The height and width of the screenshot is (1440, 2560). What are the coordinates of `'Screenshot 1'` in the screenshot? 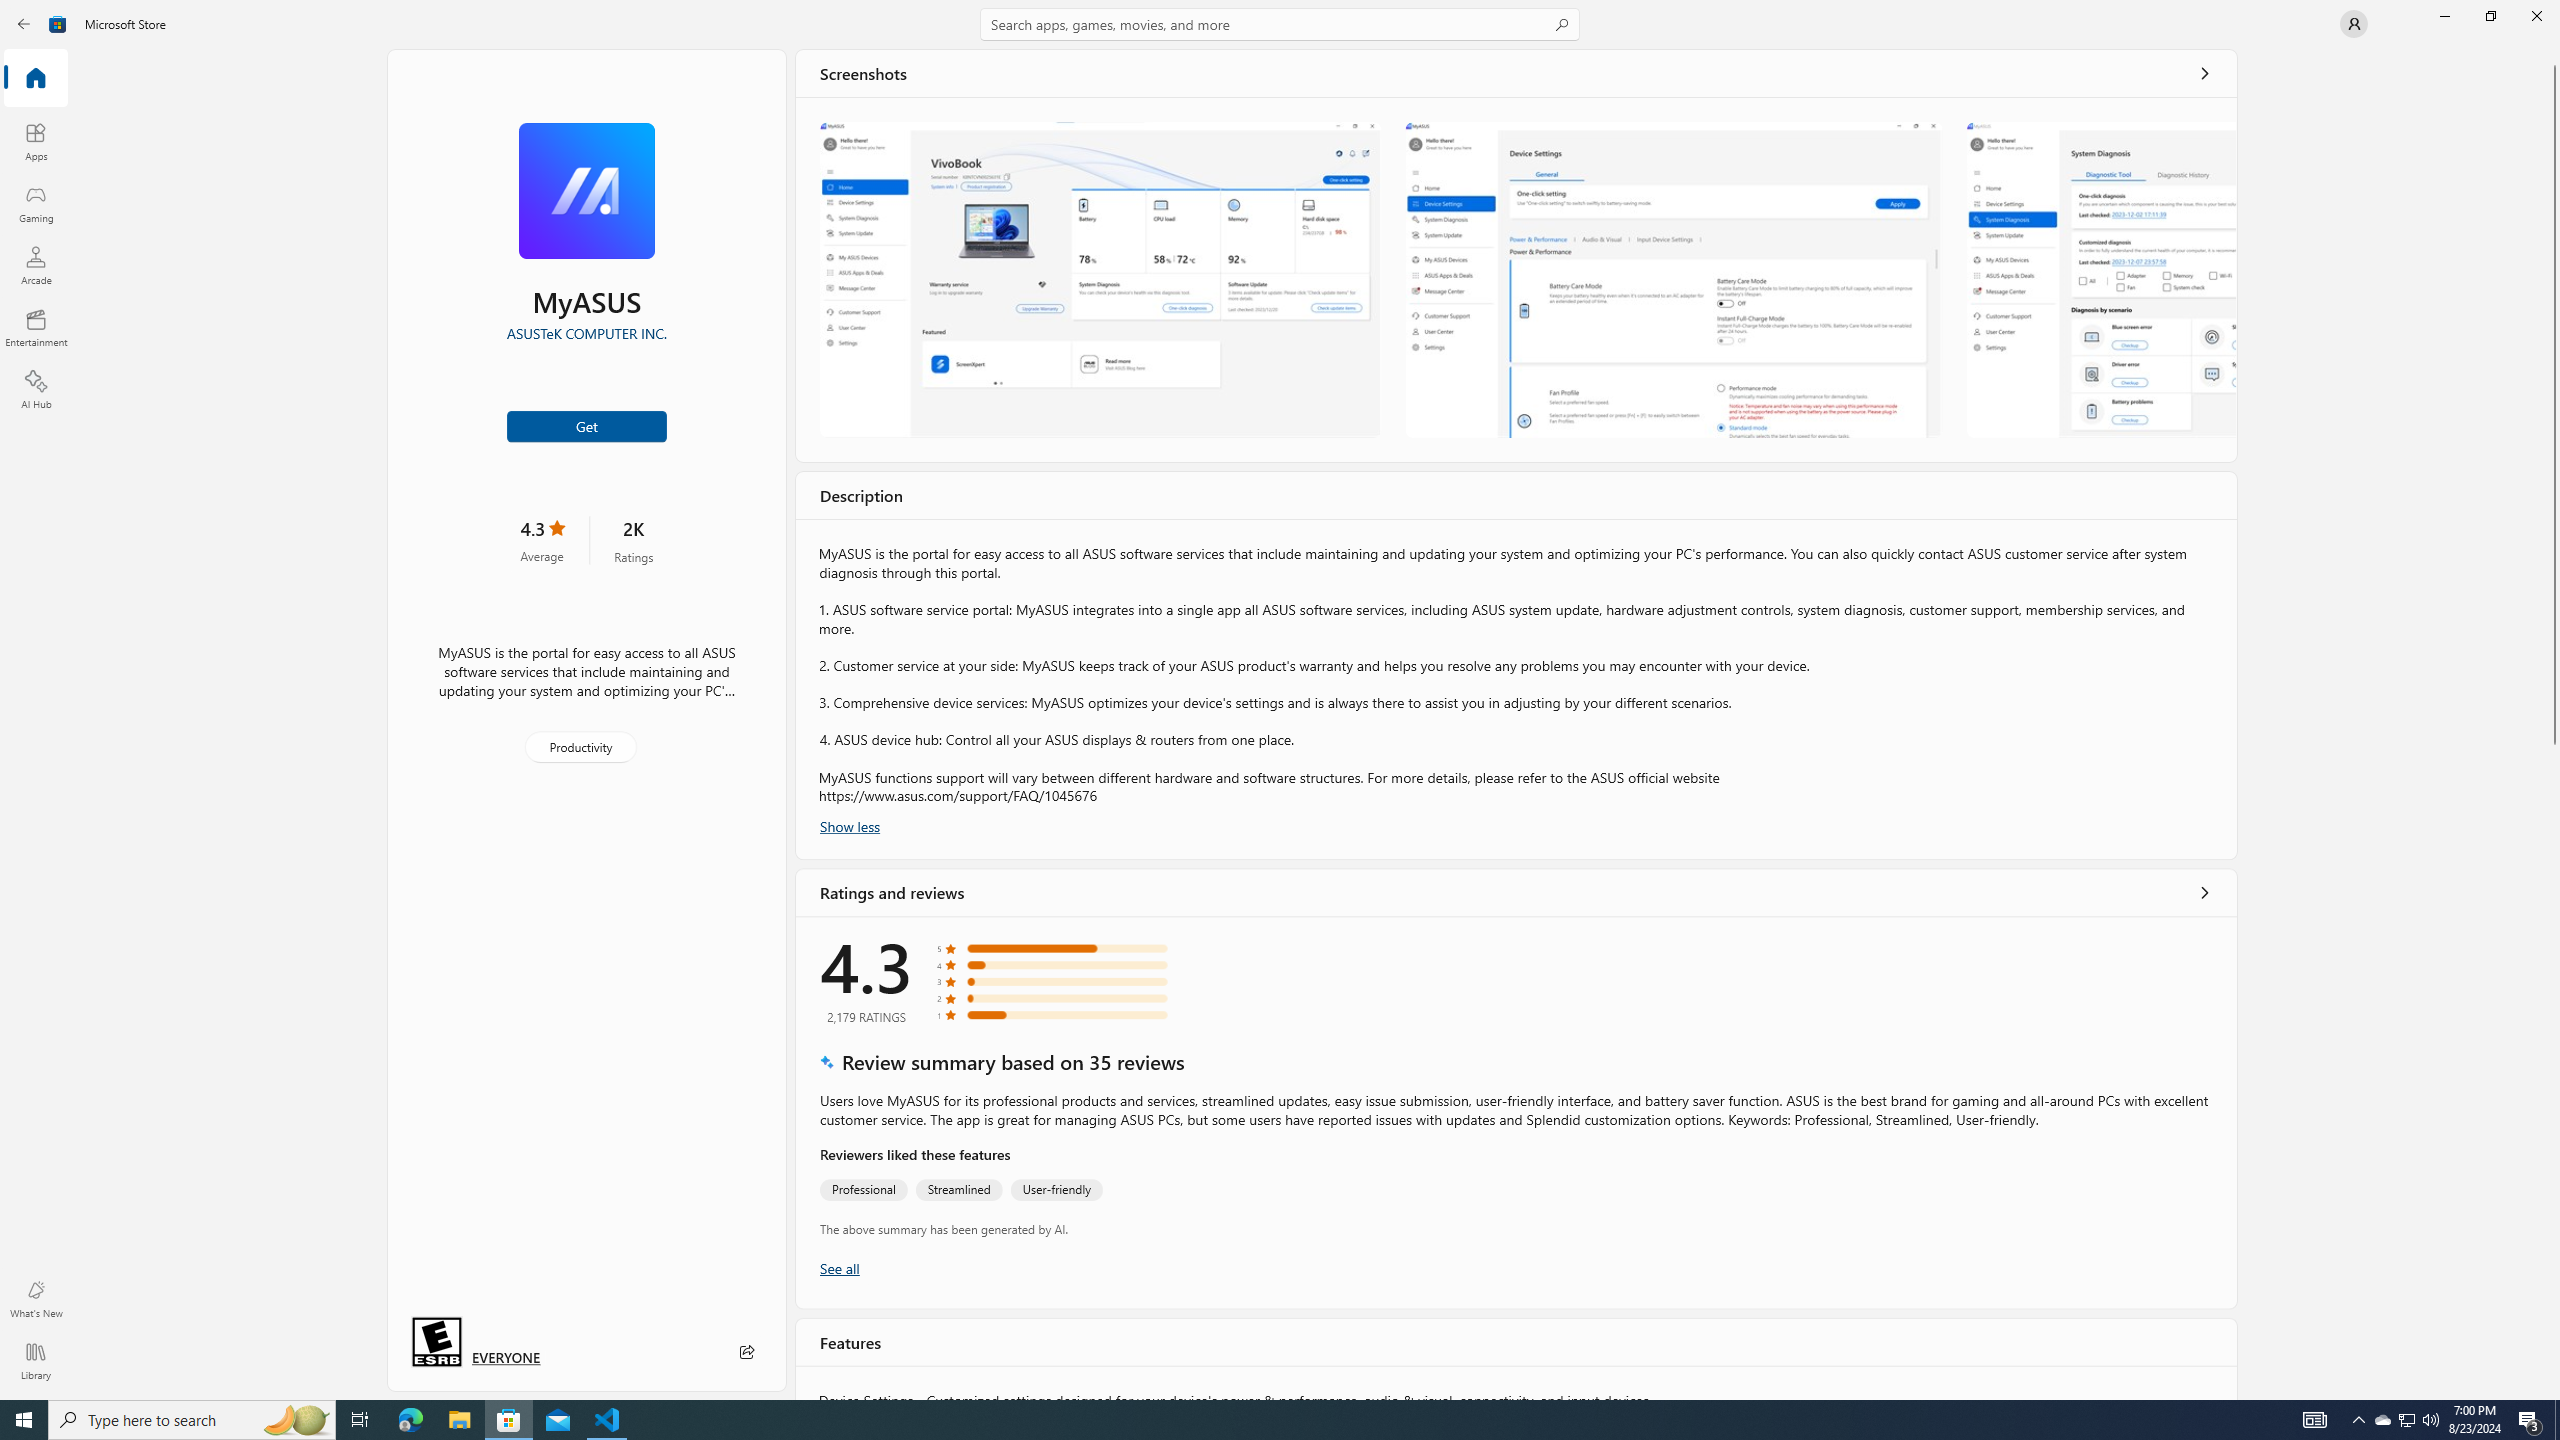 It's located at (1098, 279).